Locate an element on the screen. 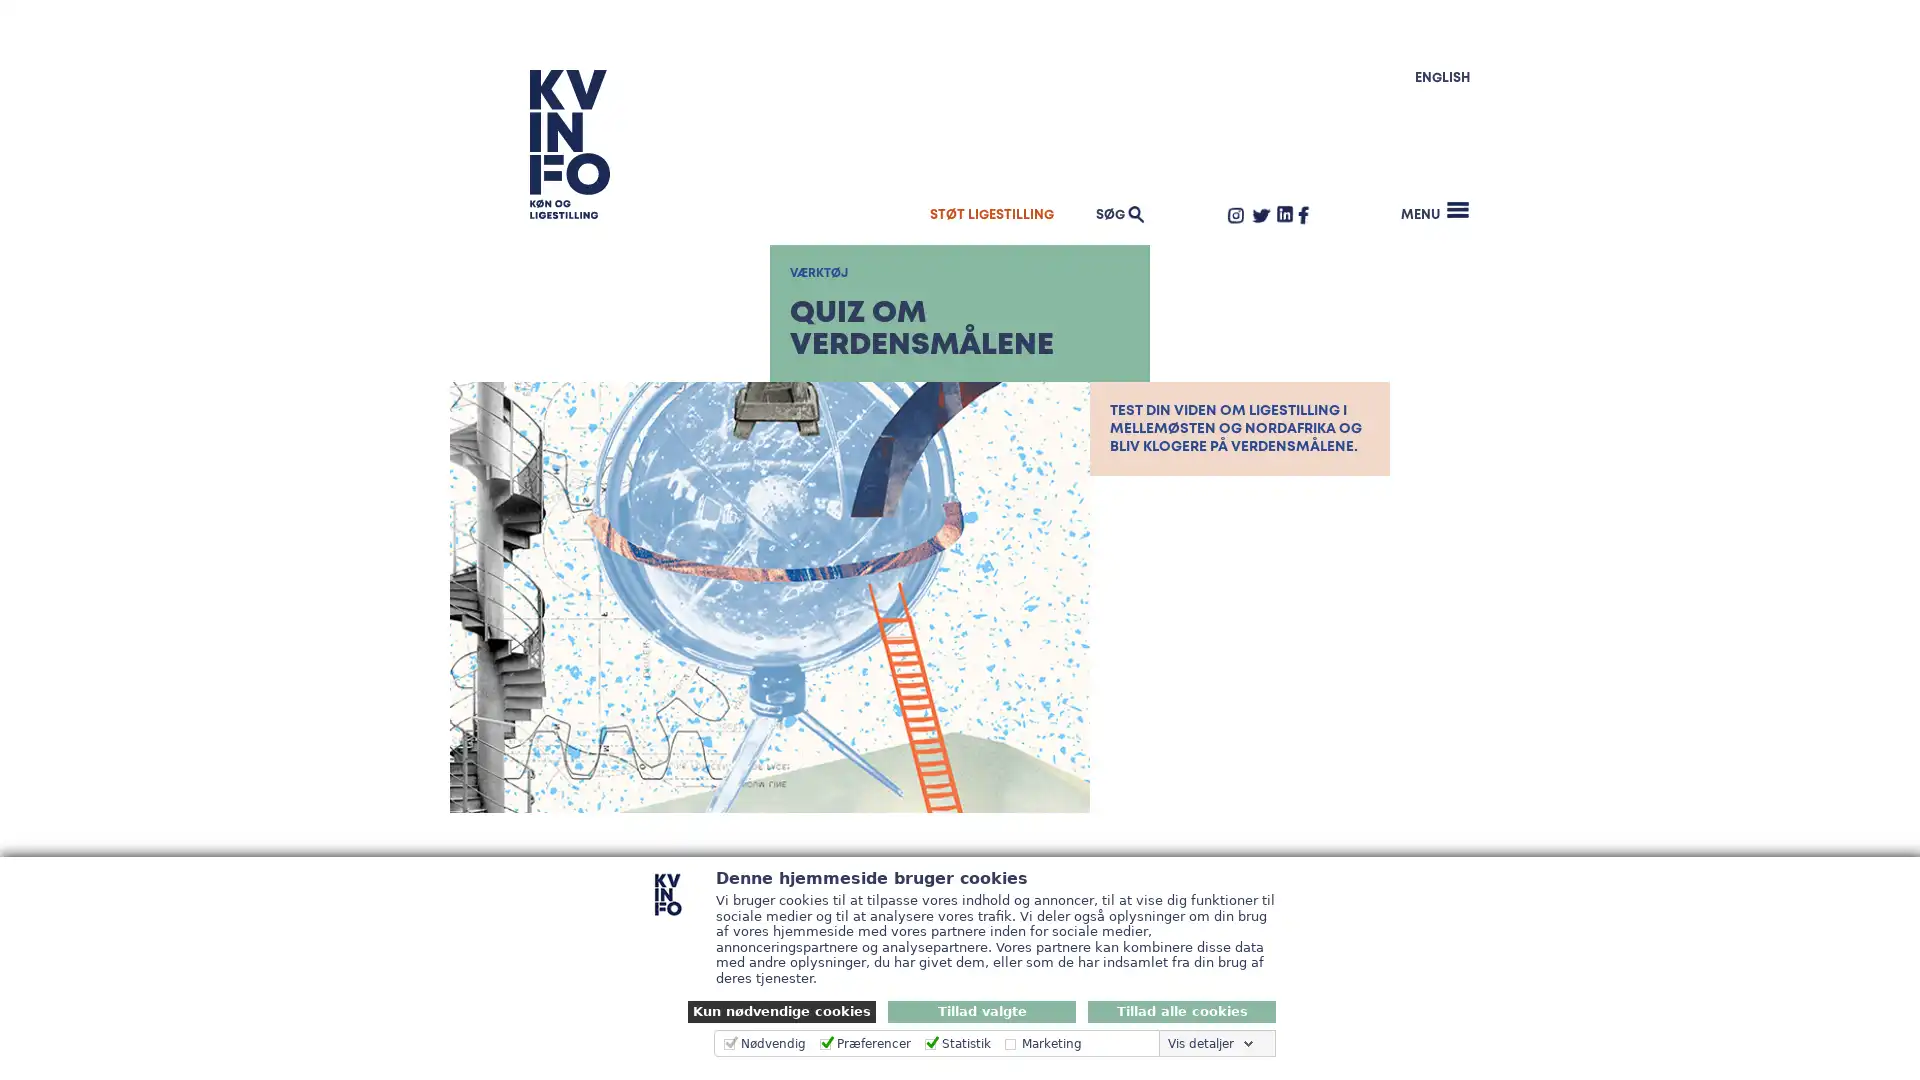  SG is located at coordinates (1116, 213).